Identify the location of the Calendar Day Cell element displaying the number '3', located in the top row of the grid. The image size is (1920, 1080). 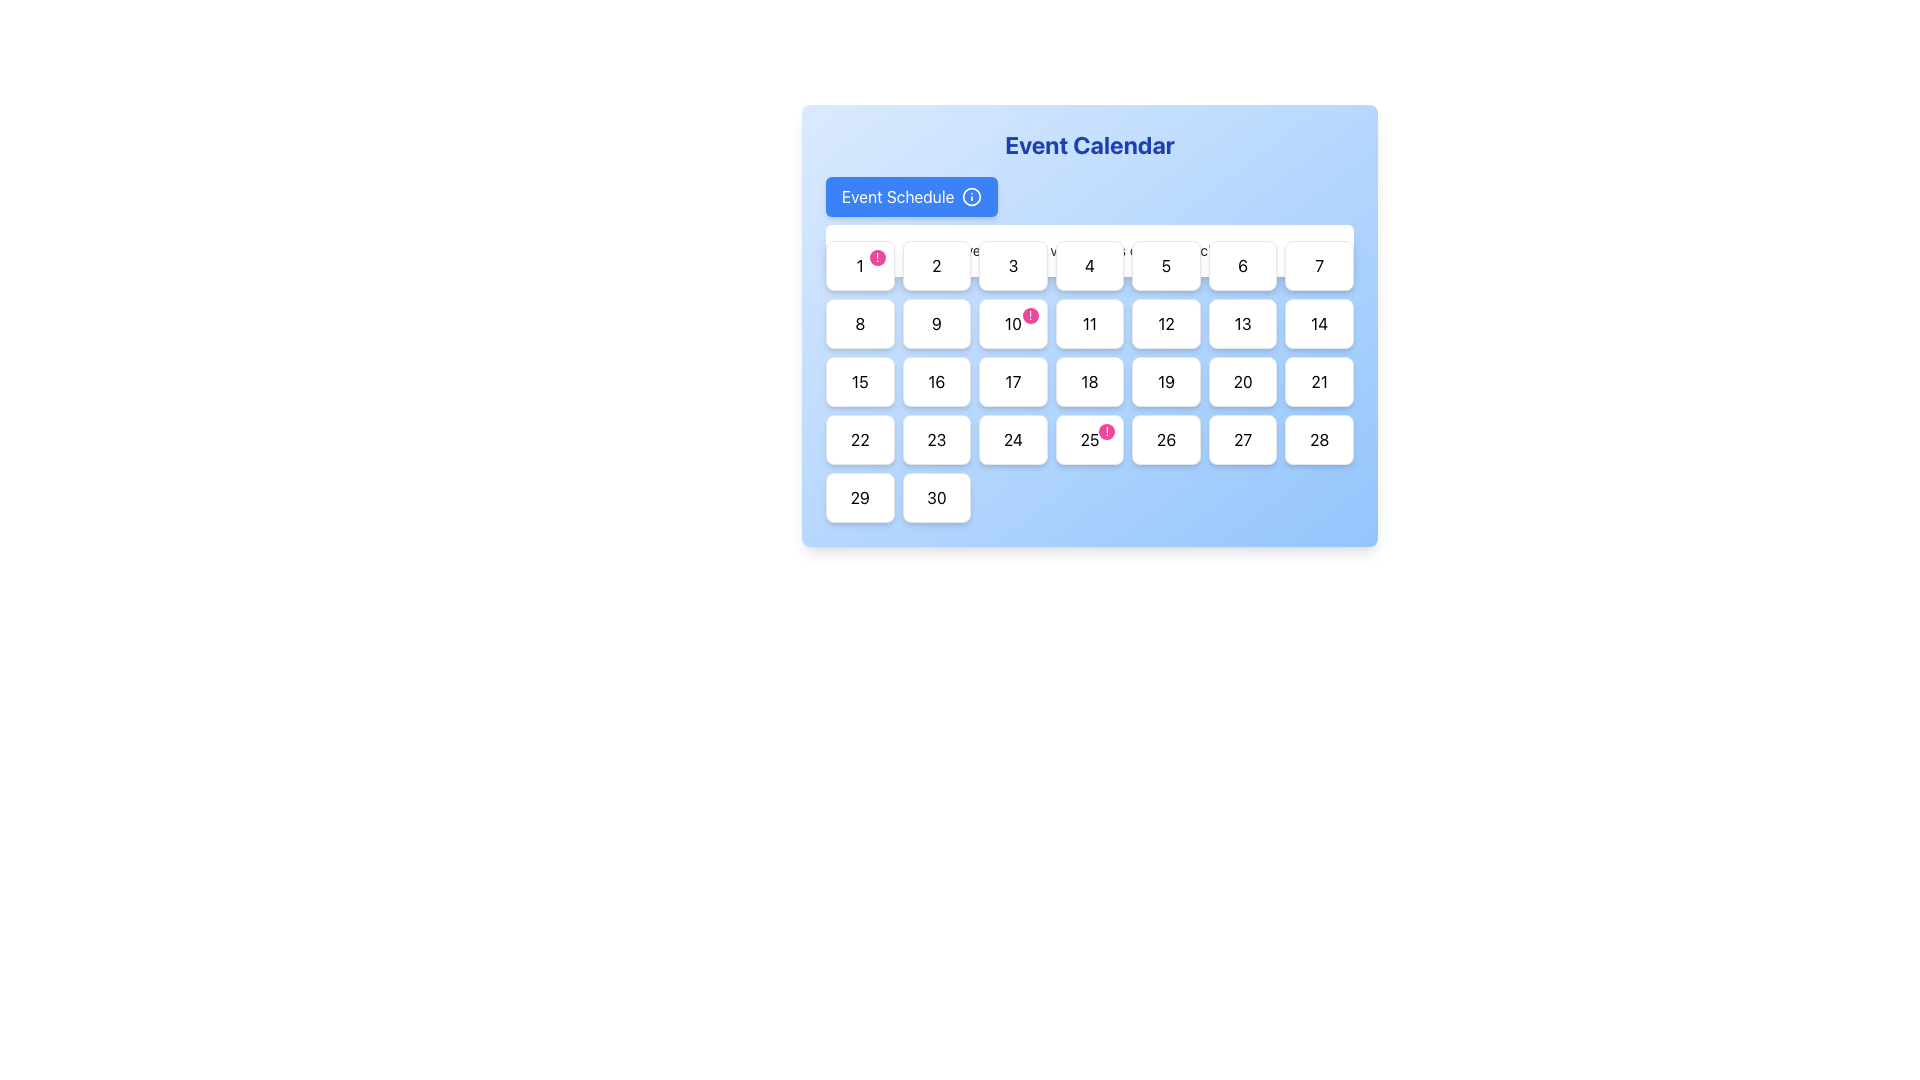
(1013, 265).